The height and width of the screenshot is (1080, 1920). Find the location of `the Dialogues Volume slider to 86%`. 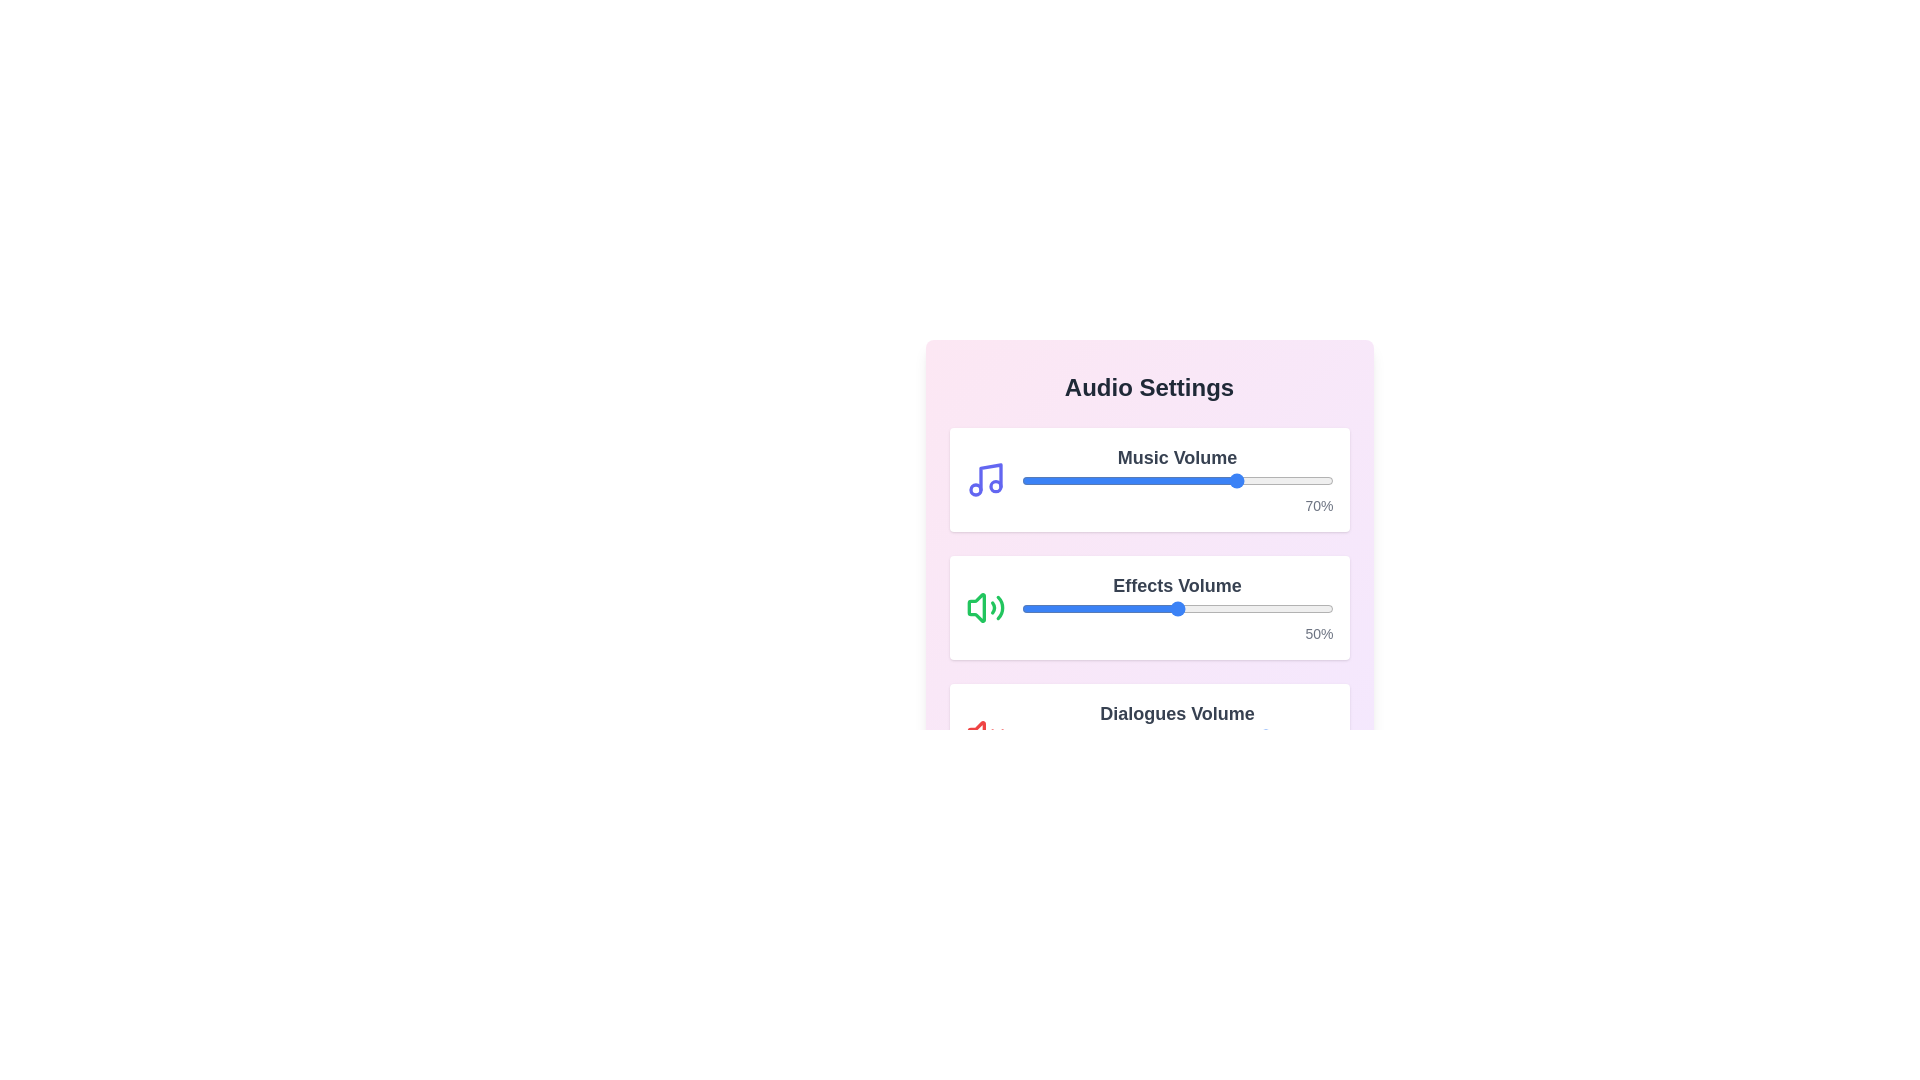

the Dialogues Volume slider to 86% is located at coordinates (1289, 736).